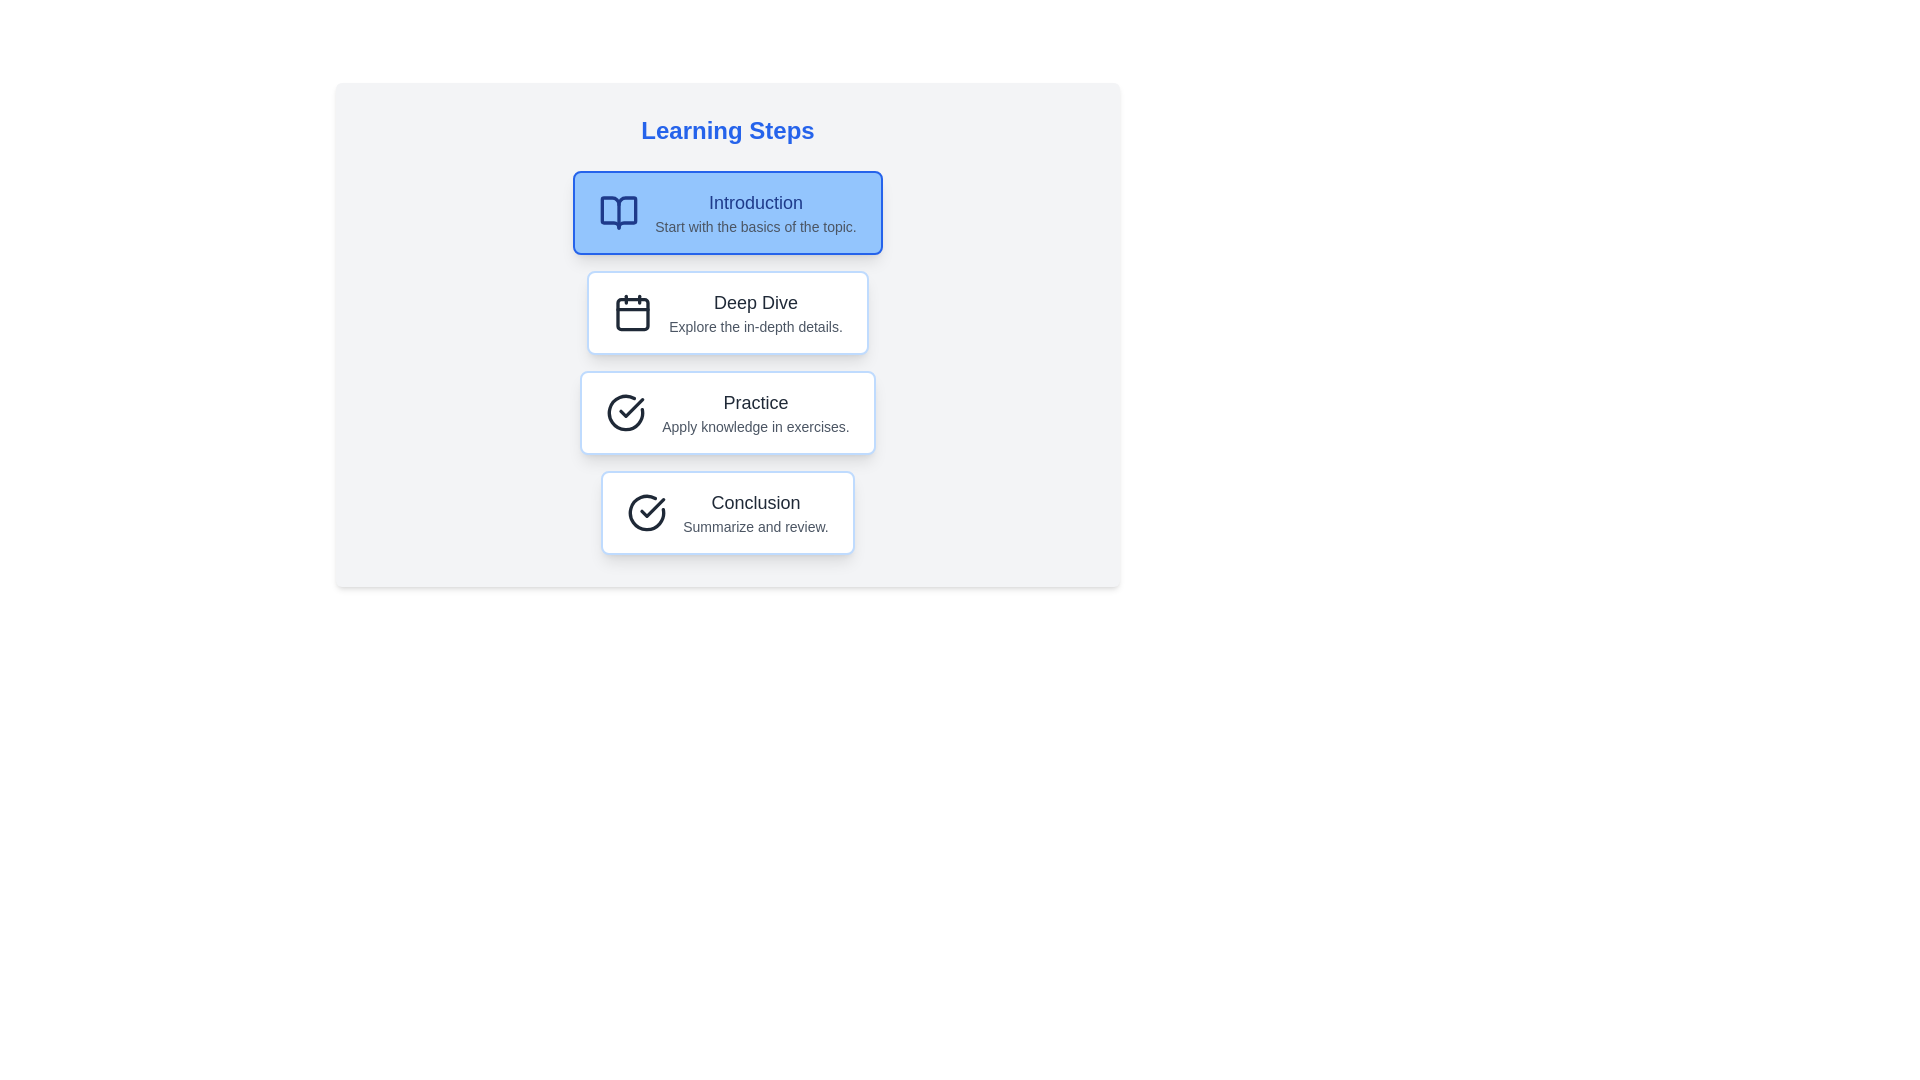 This screenshot has width=1920, height=1080. Describe the element at coordinates (727, 512) in the screenshot. I see `the fourth button in the 'Learning Steps' card, positioned below the 'Practice' button, to indicate readiness for interaction` at that location.